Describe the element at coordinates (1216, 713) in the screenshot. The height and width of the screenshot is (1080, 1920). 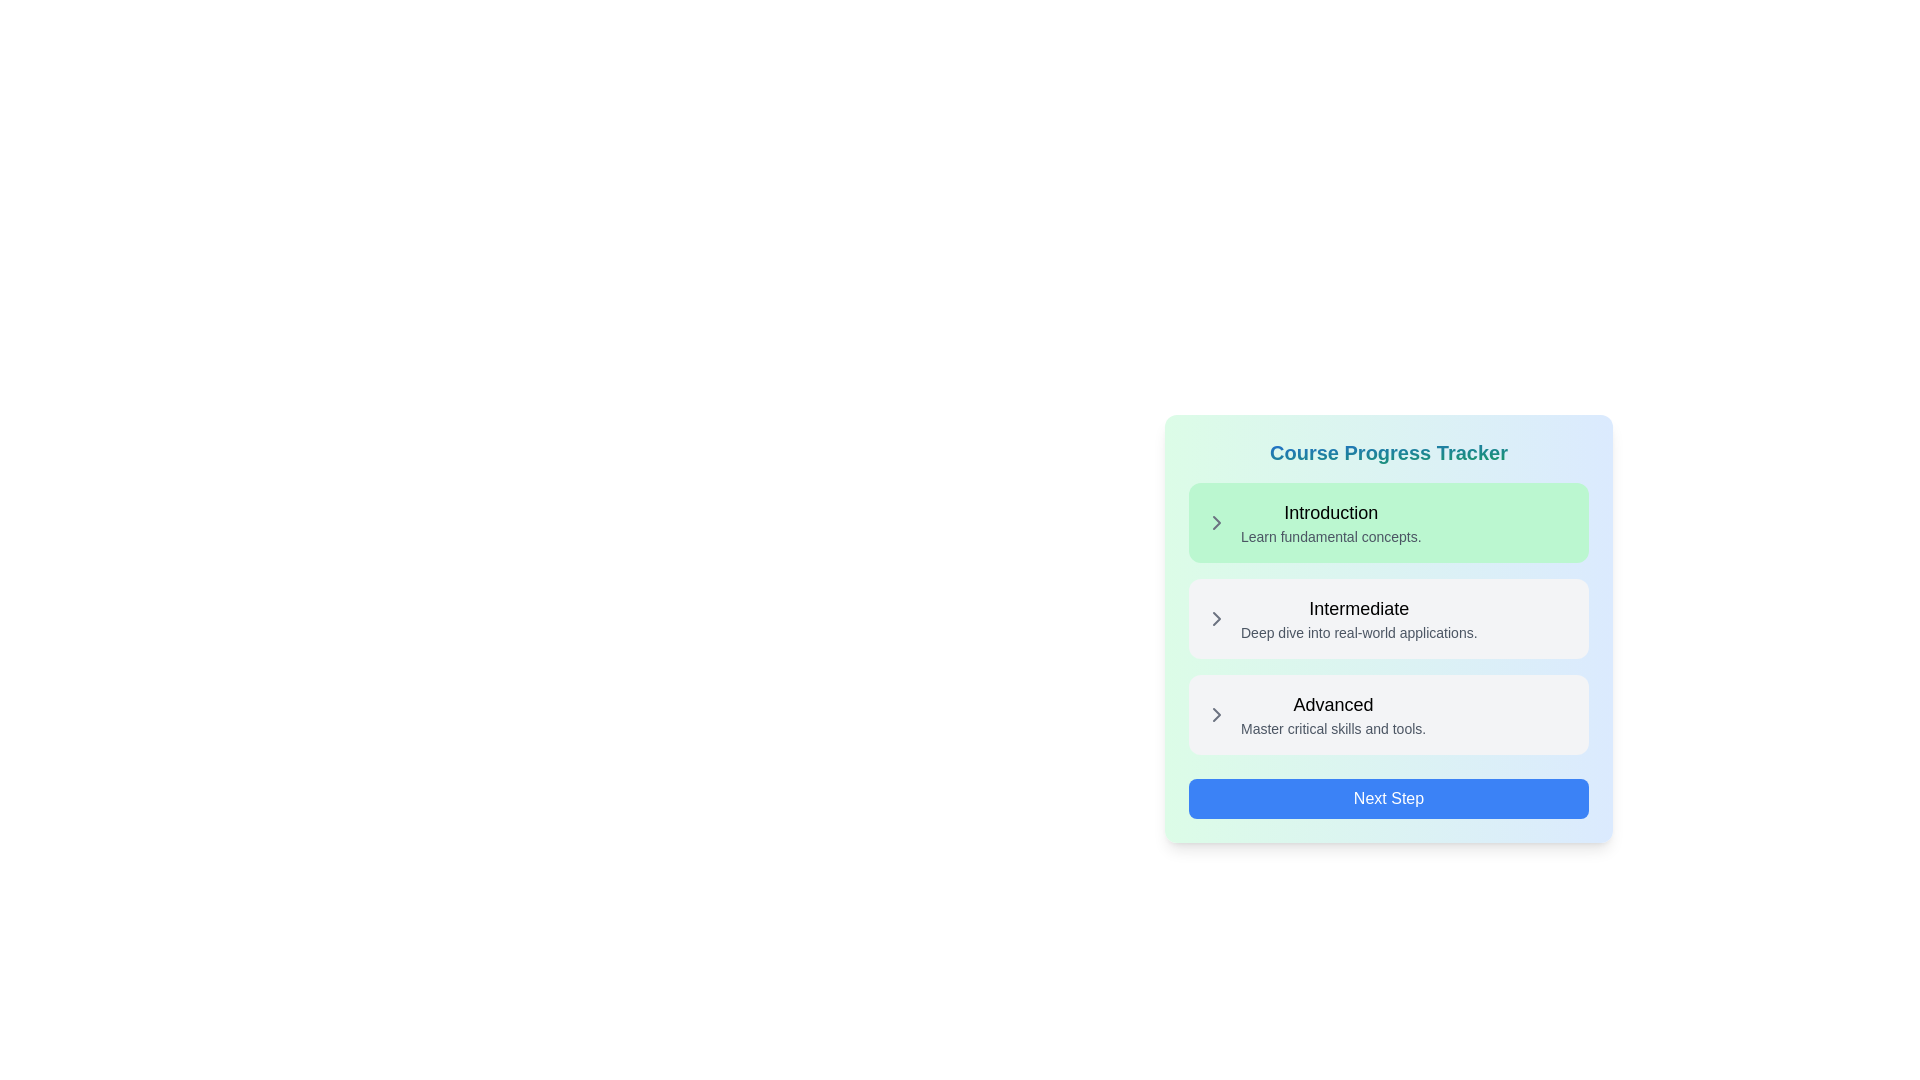
I see `the navigation icon located on the right-hand side of the 'Advanced' text to view additional options` at that location.